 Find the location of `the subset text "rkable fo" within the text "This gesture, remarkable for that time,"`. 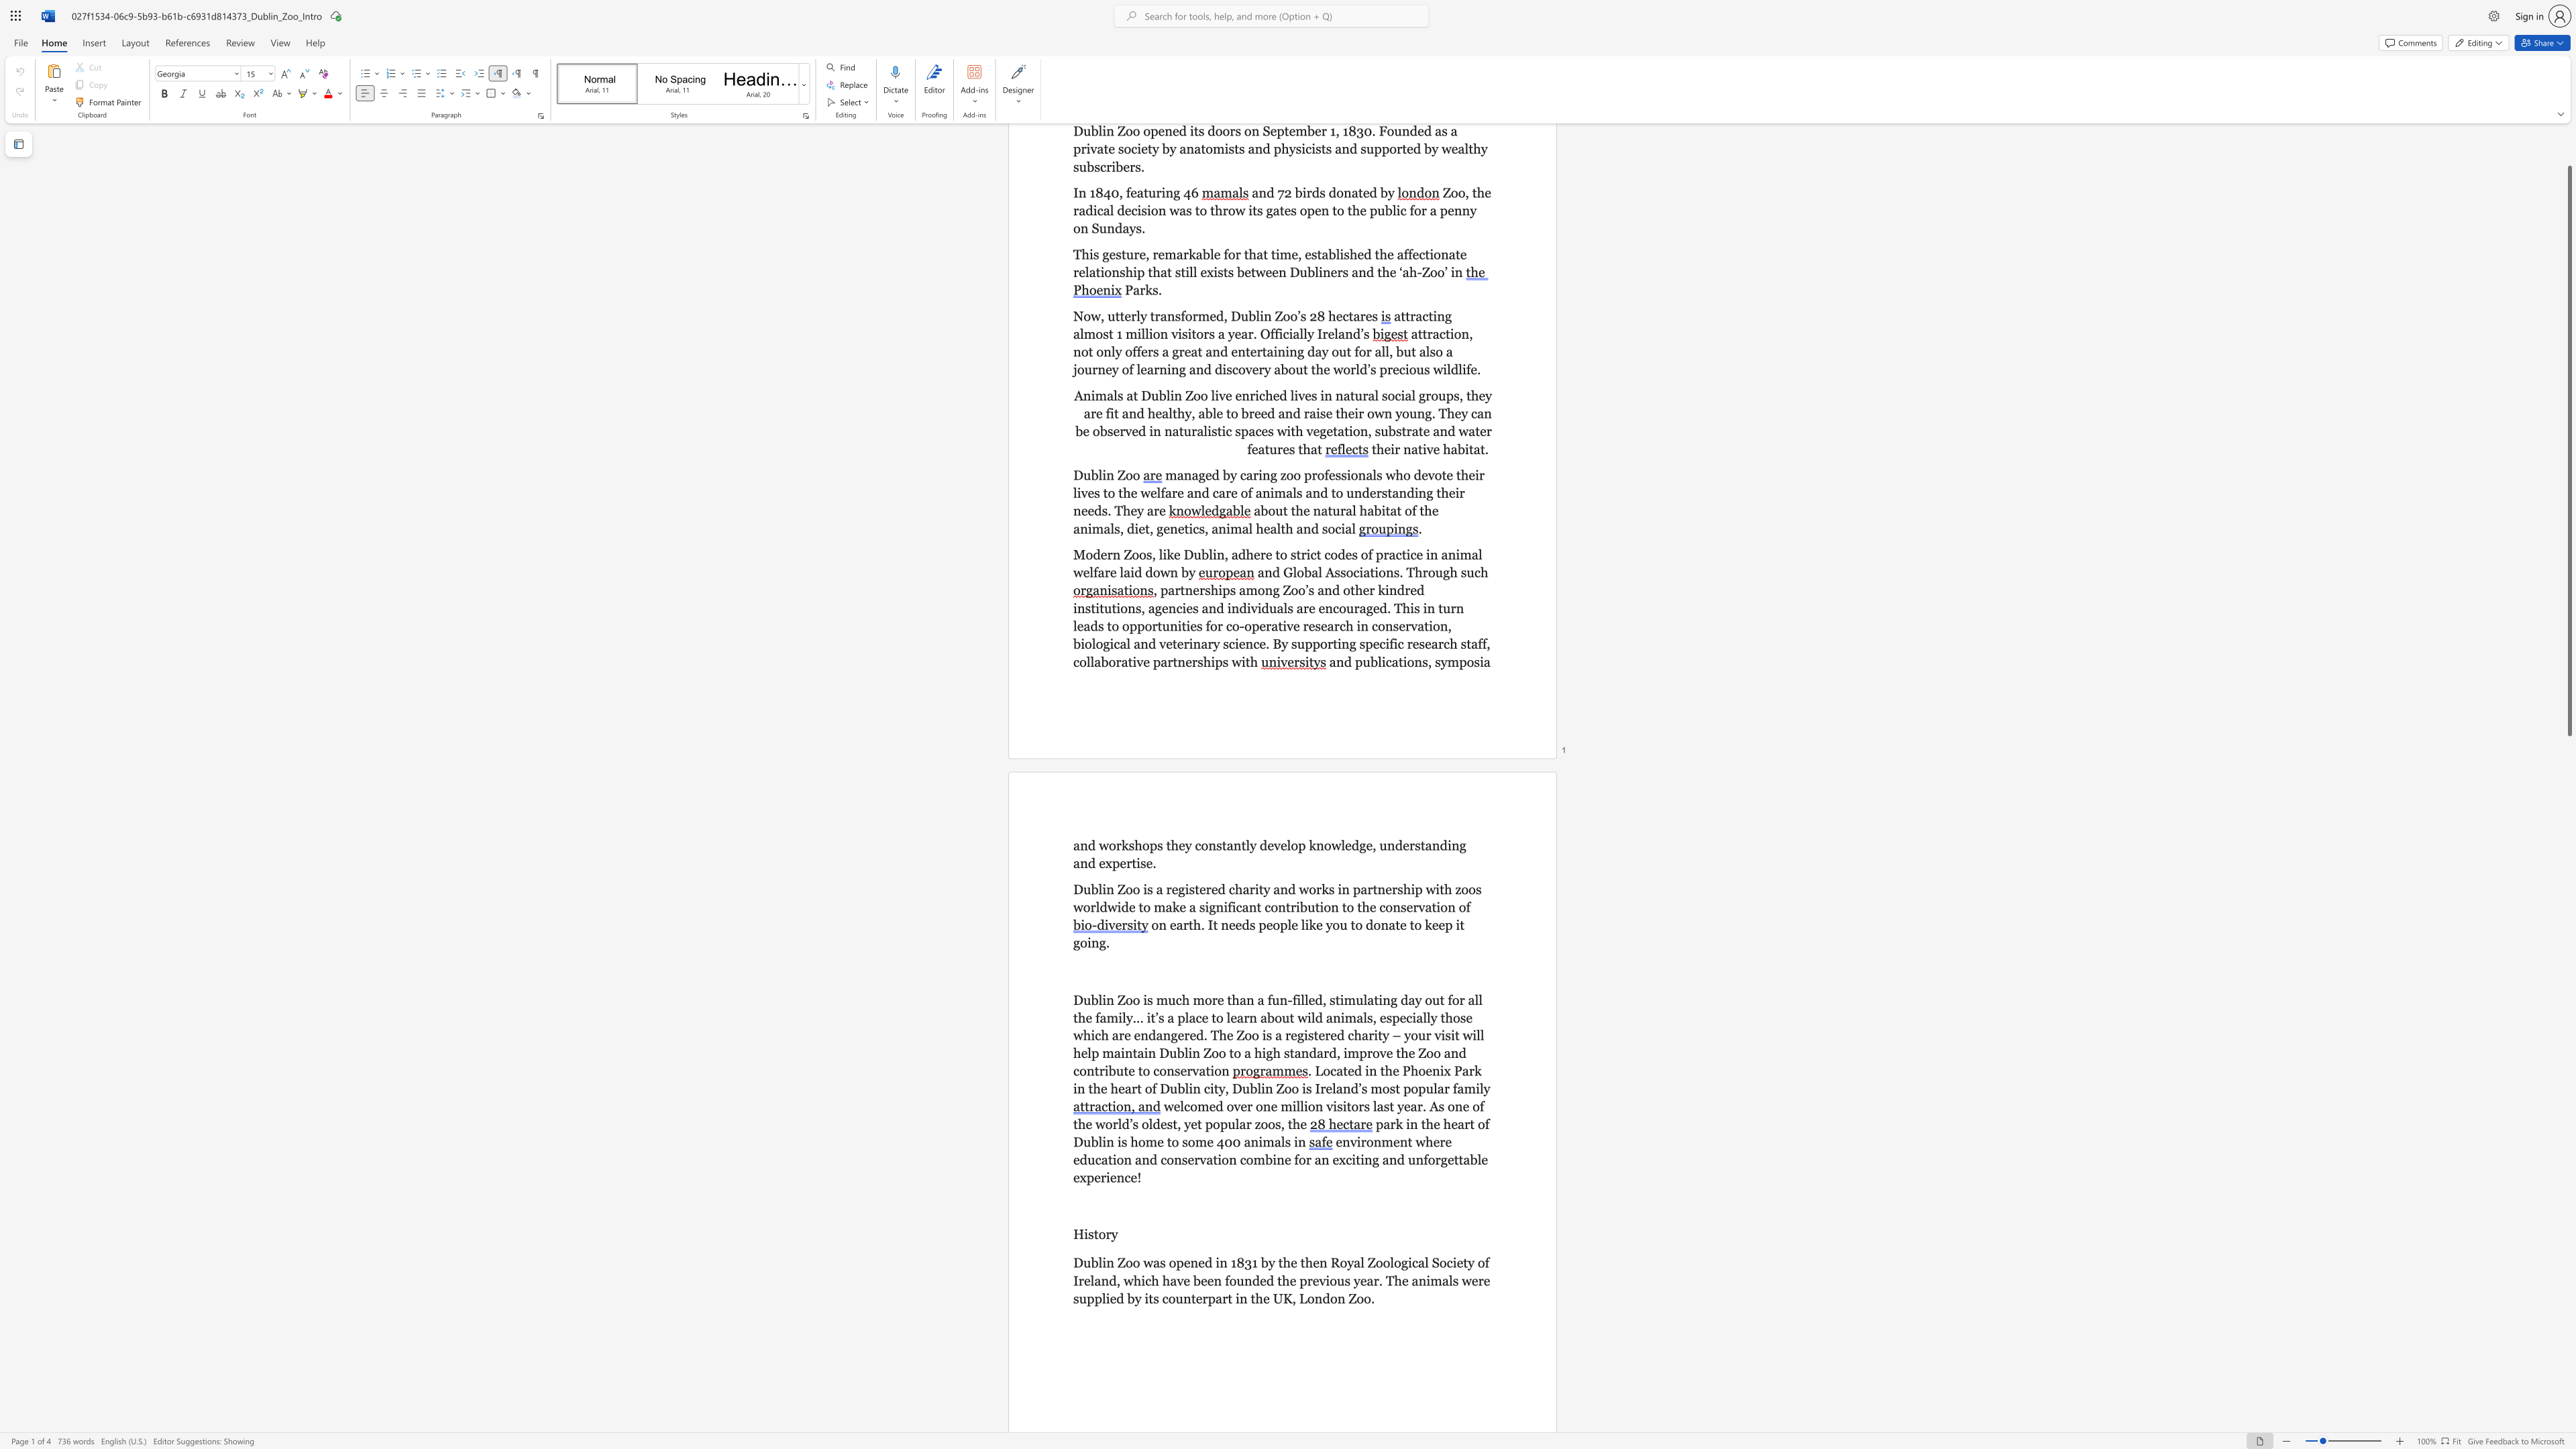

the subset text "rkable fo" within the text "This gesture, remarkable for that time," is located at coordinates (1183, 254).